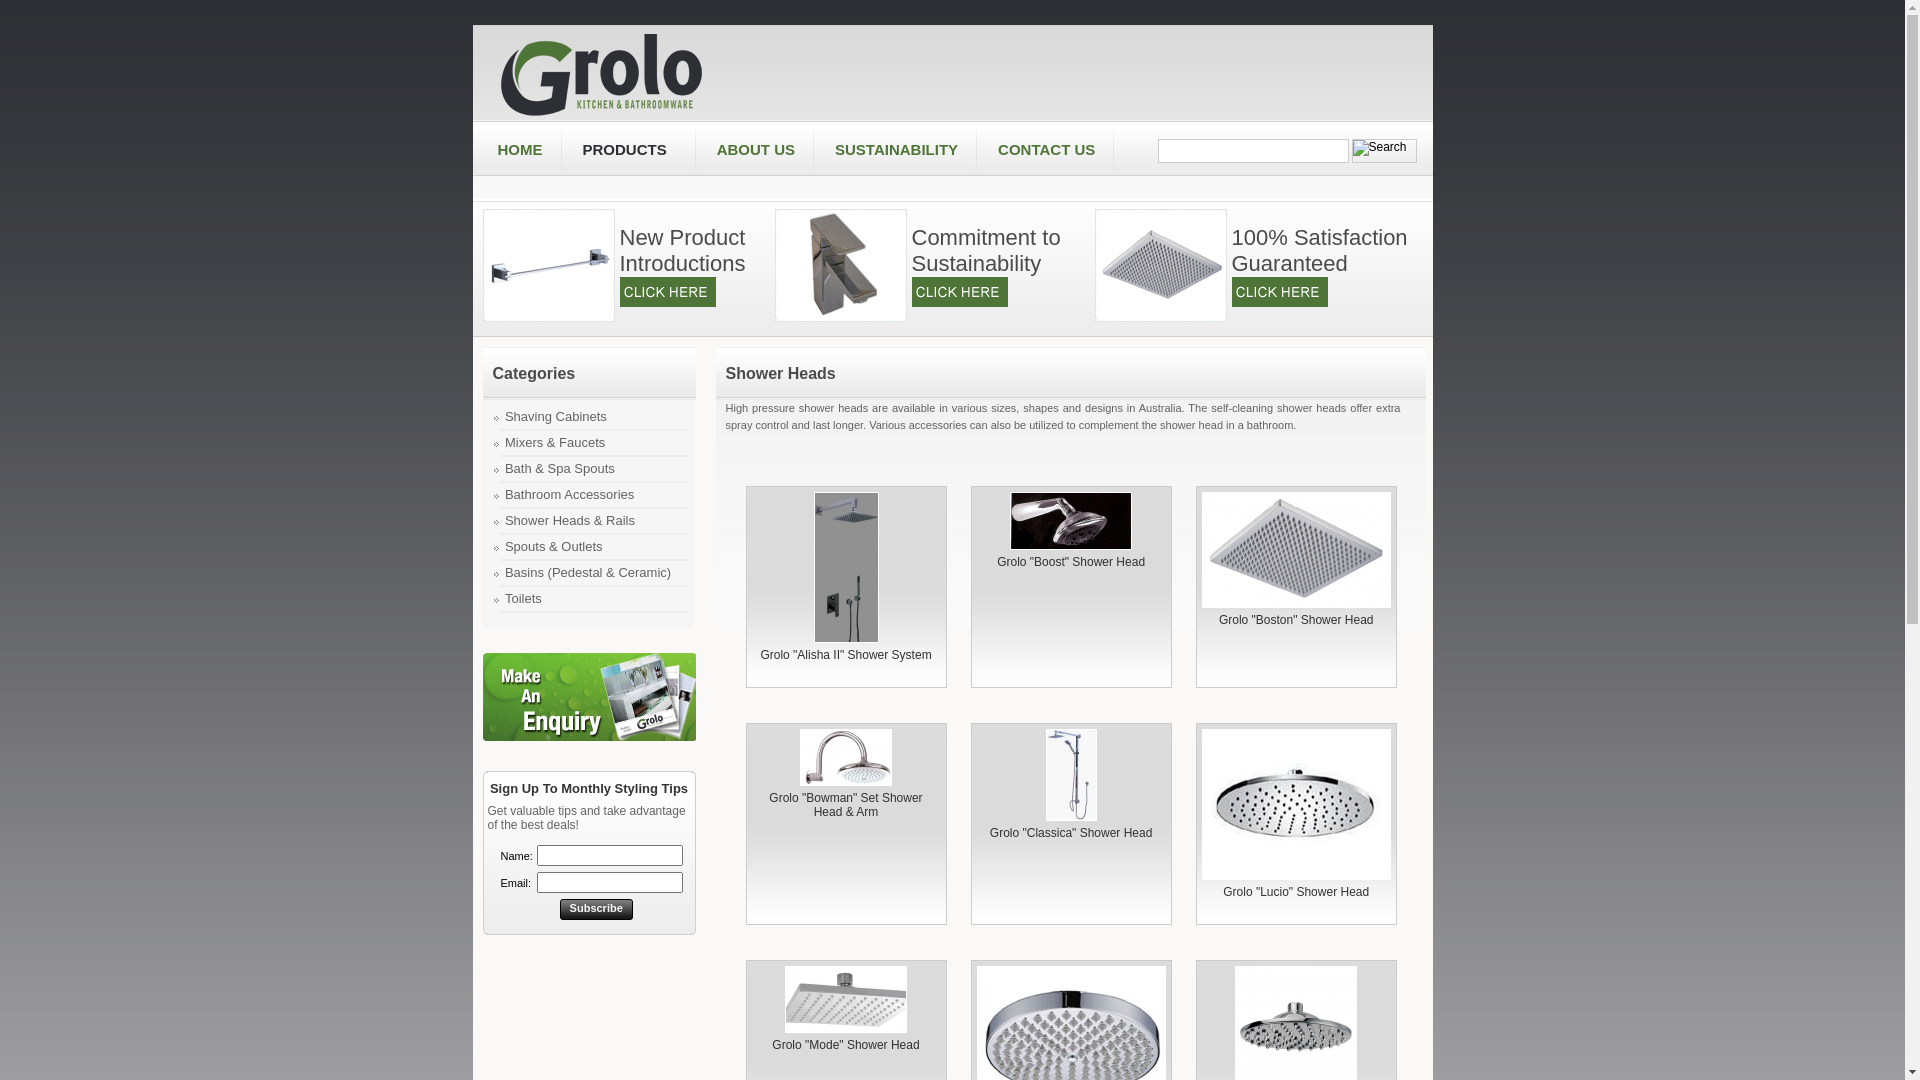 The height and width of the screenshot is (1080, 1920). I want to click on 'Subscribe', so click(595, 909).